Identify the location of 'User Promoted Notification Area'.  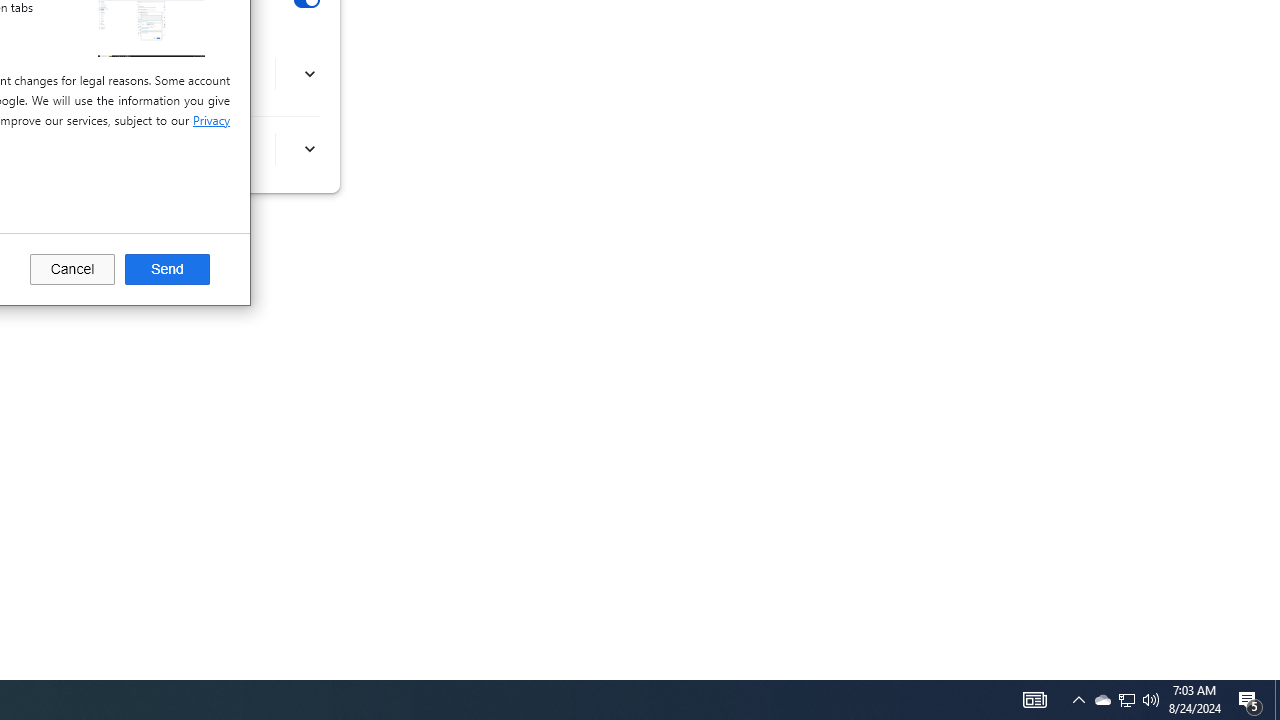
(1127, 698).